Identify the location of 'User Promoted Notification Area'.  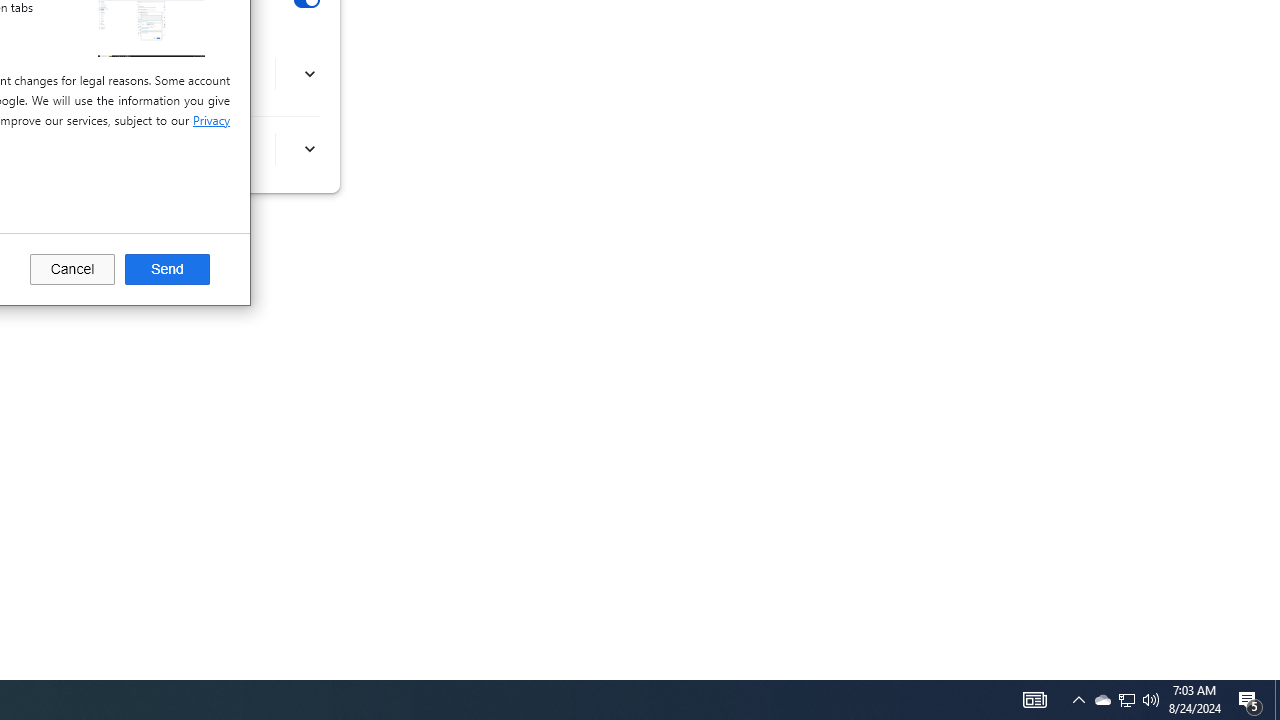
(1127, 698).